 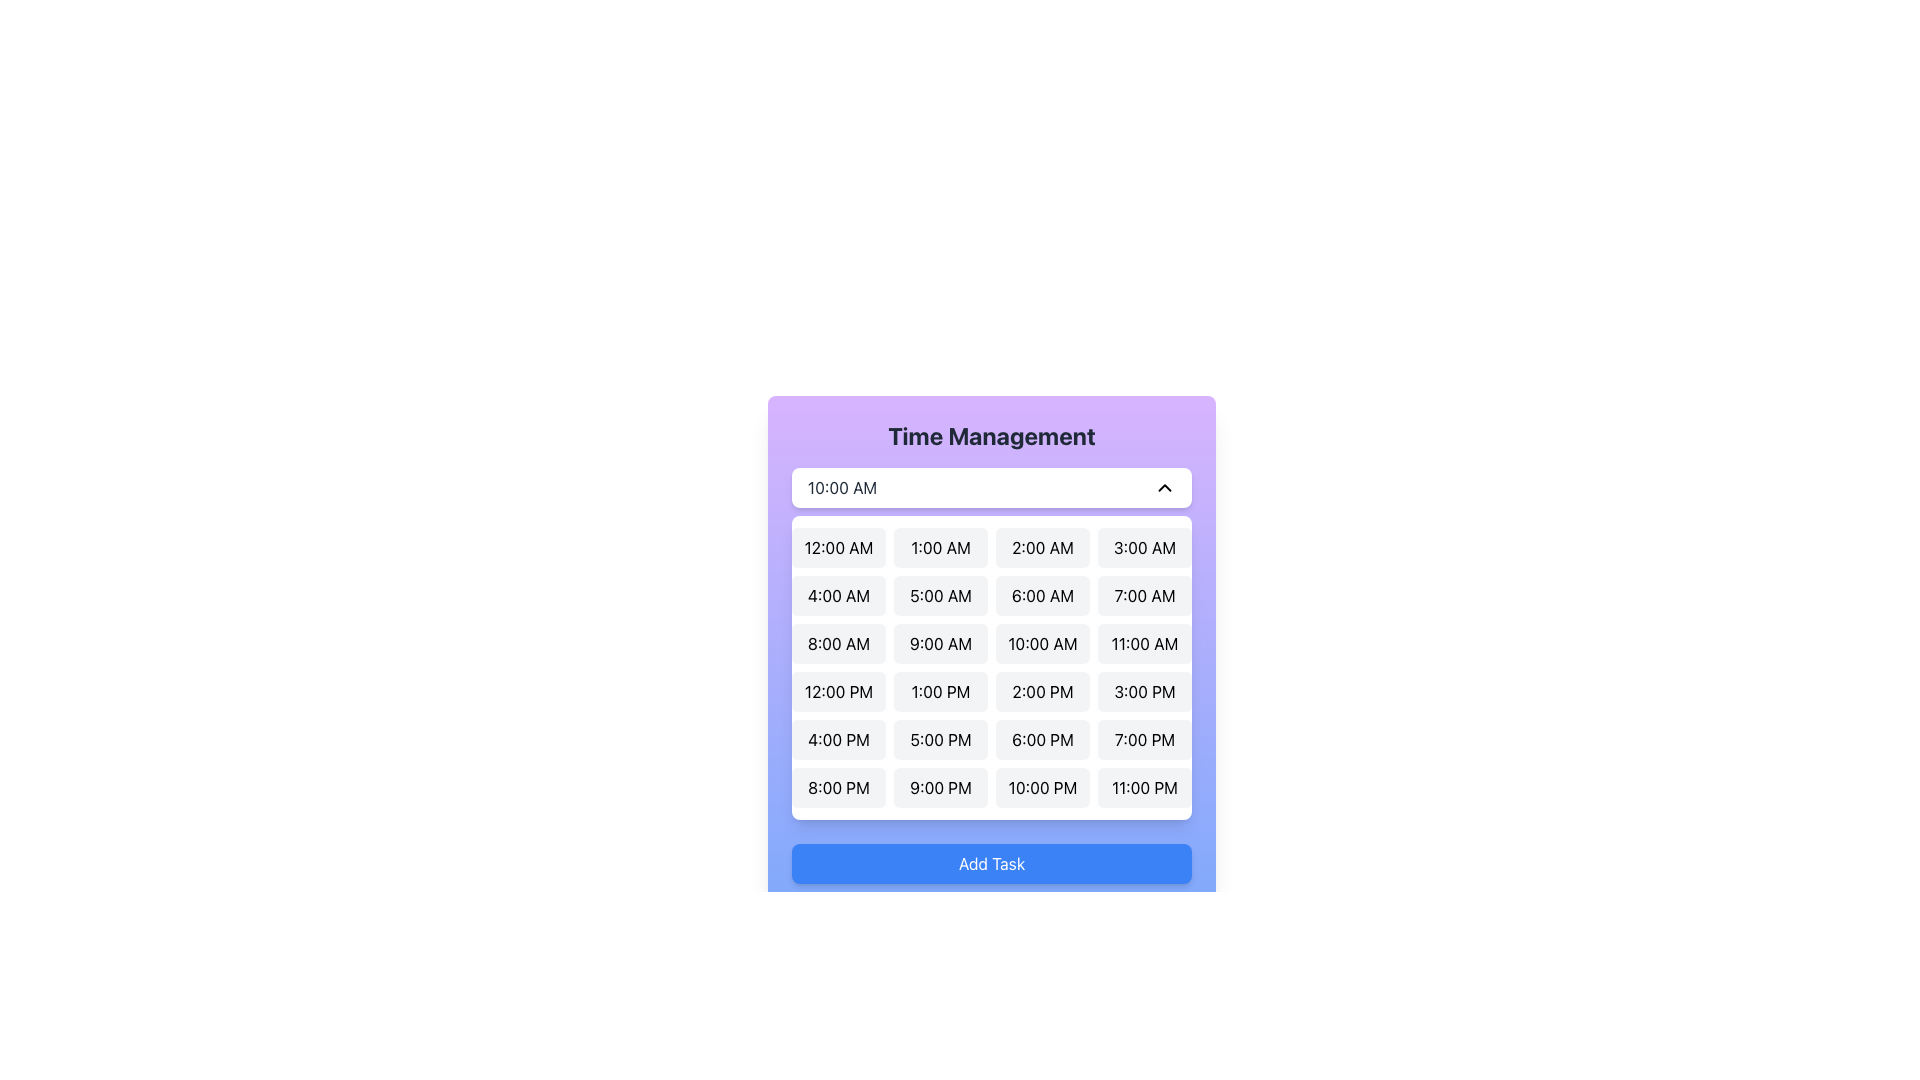 What do you see at coordinates (939, 786) in the screenshot?
I see `the '9:00 PM' button, which is a rectangular button with rounded edges, located in the fourth row and second column of the time slots grid within the purple 'Time Management' card` at bounding box center [939, 786].